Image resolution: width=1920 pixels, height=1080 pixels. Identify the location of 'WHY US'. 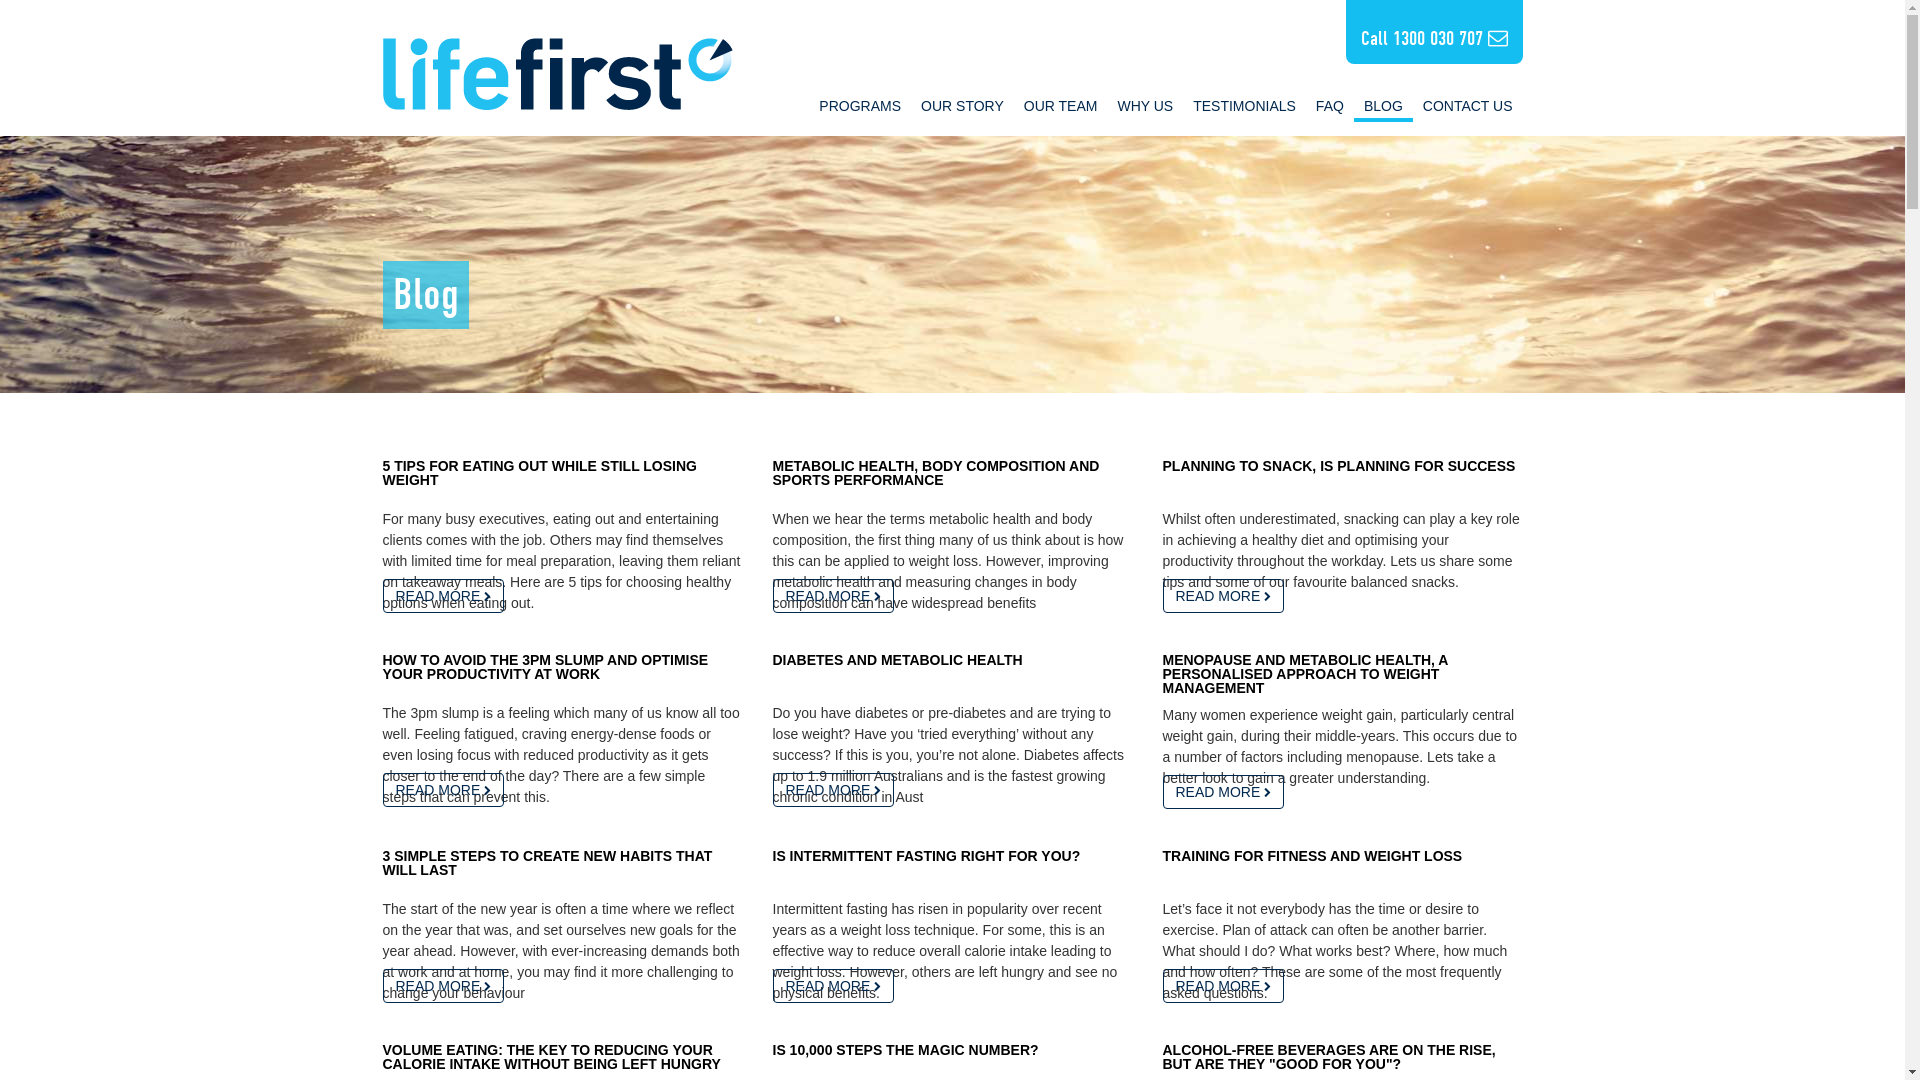
(1106, 105).